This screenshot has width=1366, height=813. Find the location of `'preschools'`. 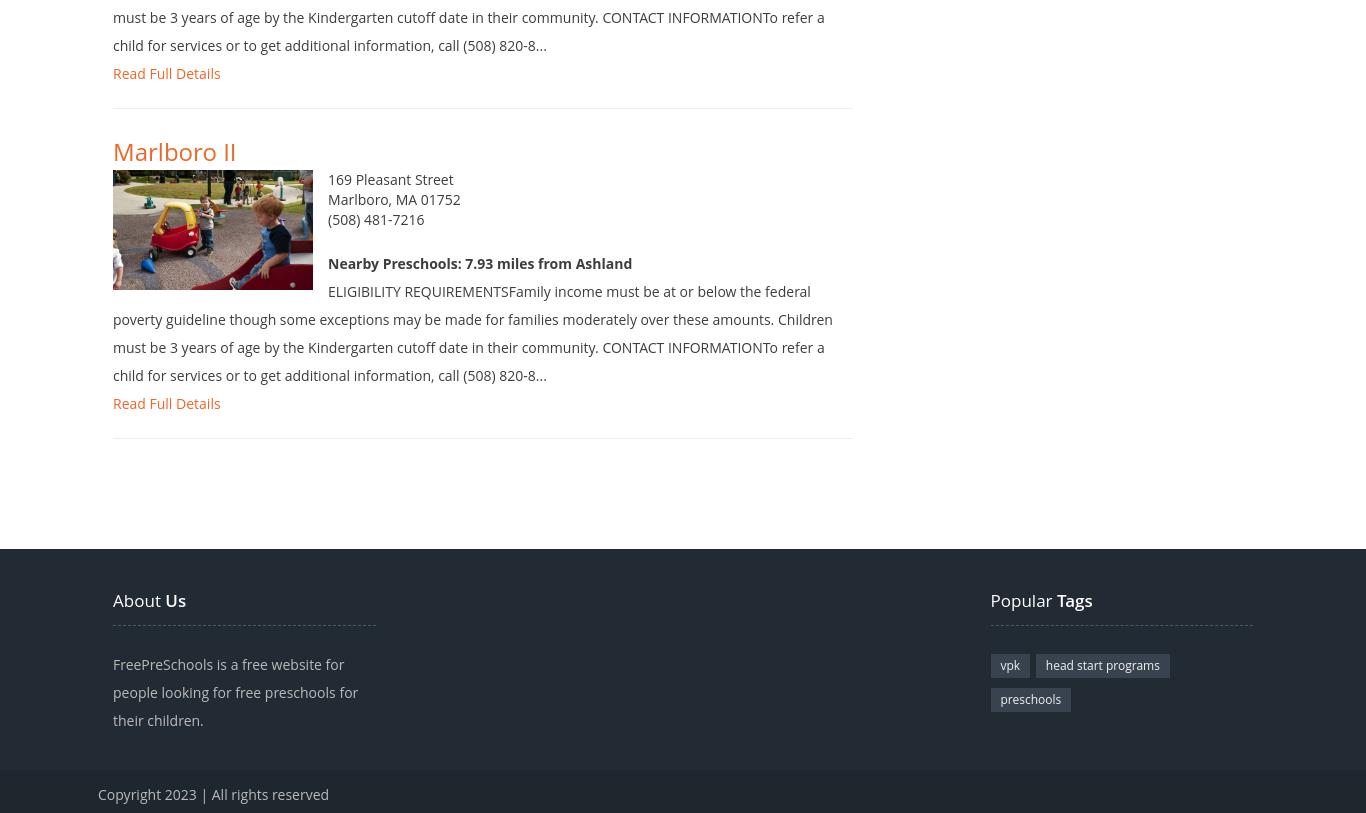

'preschools' is located at coordinates (1029, 729).